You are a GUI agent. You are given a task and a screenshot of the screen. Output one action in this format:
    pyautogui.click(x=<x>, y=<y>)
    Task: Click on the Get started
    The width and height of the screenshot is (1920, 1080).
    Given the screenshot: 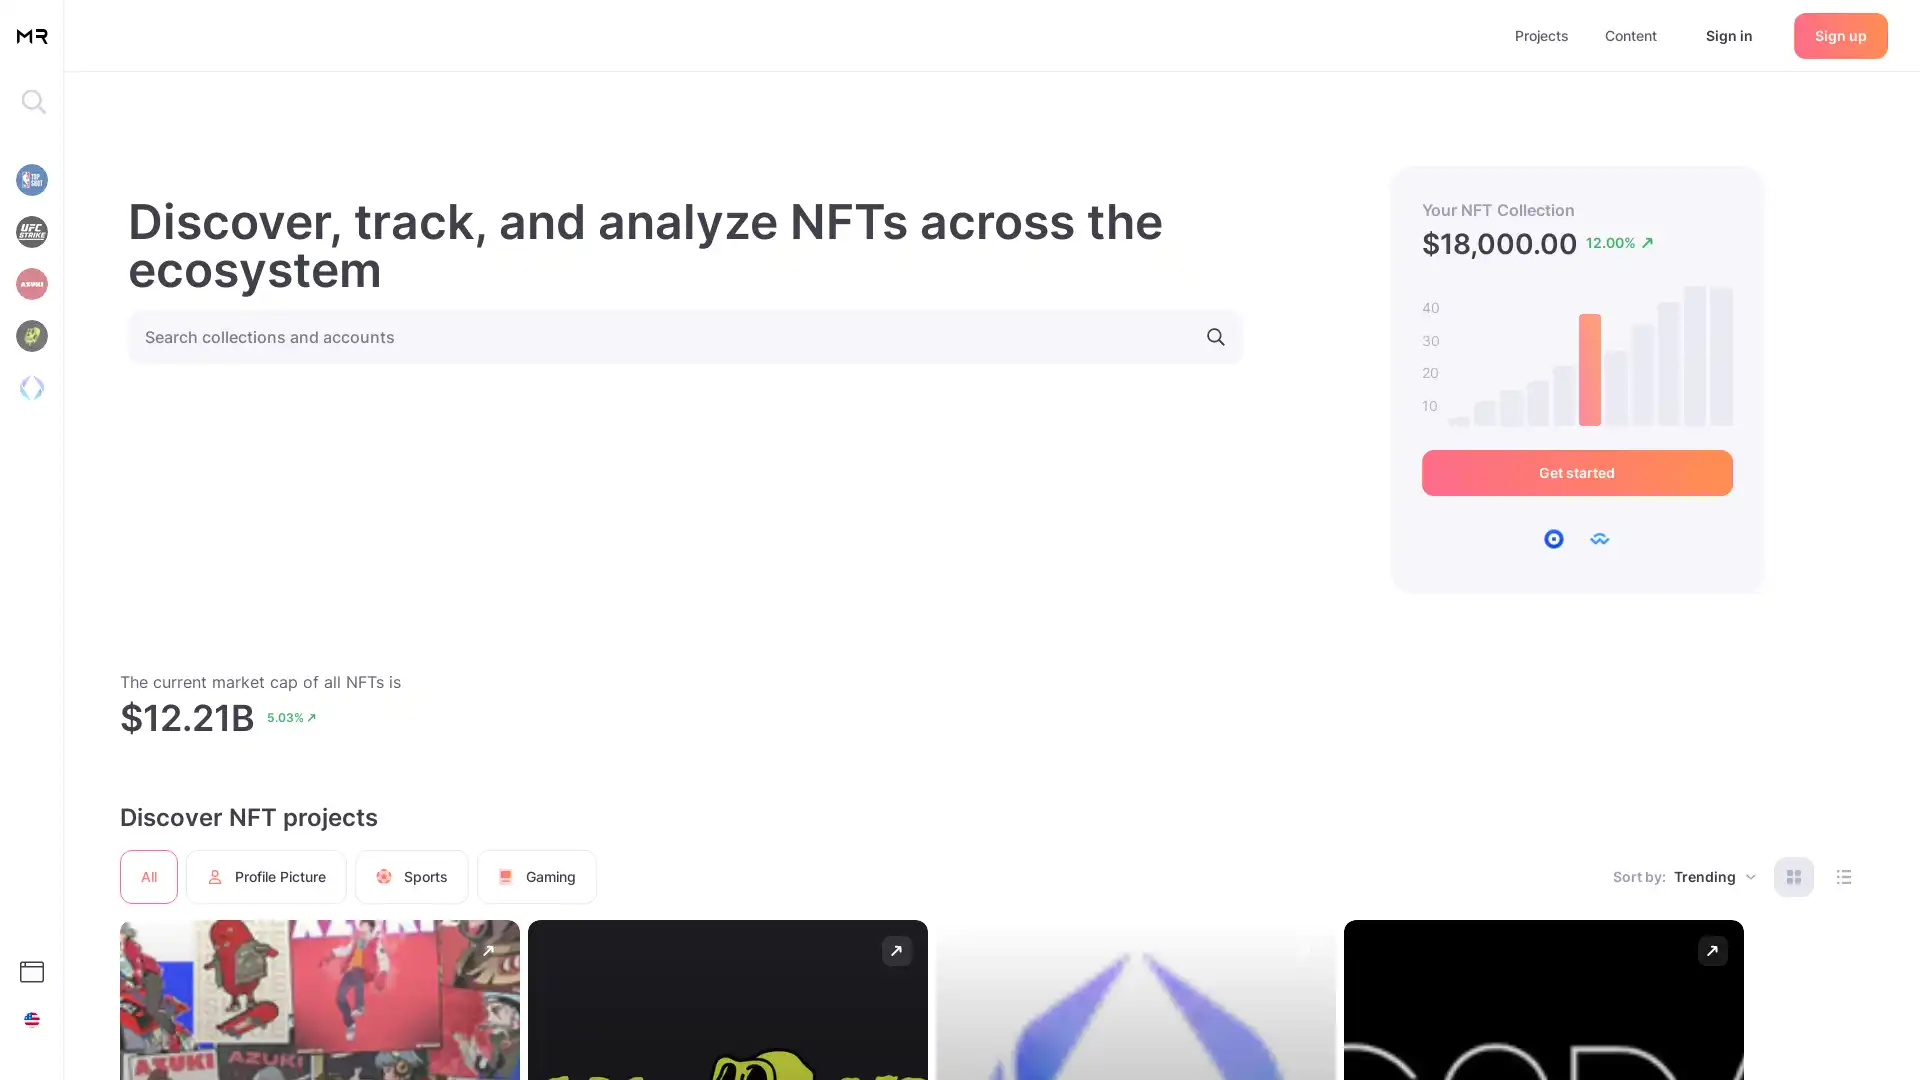 What is the action you would take?
    pyautogui.click(x=1575, y=473)
    